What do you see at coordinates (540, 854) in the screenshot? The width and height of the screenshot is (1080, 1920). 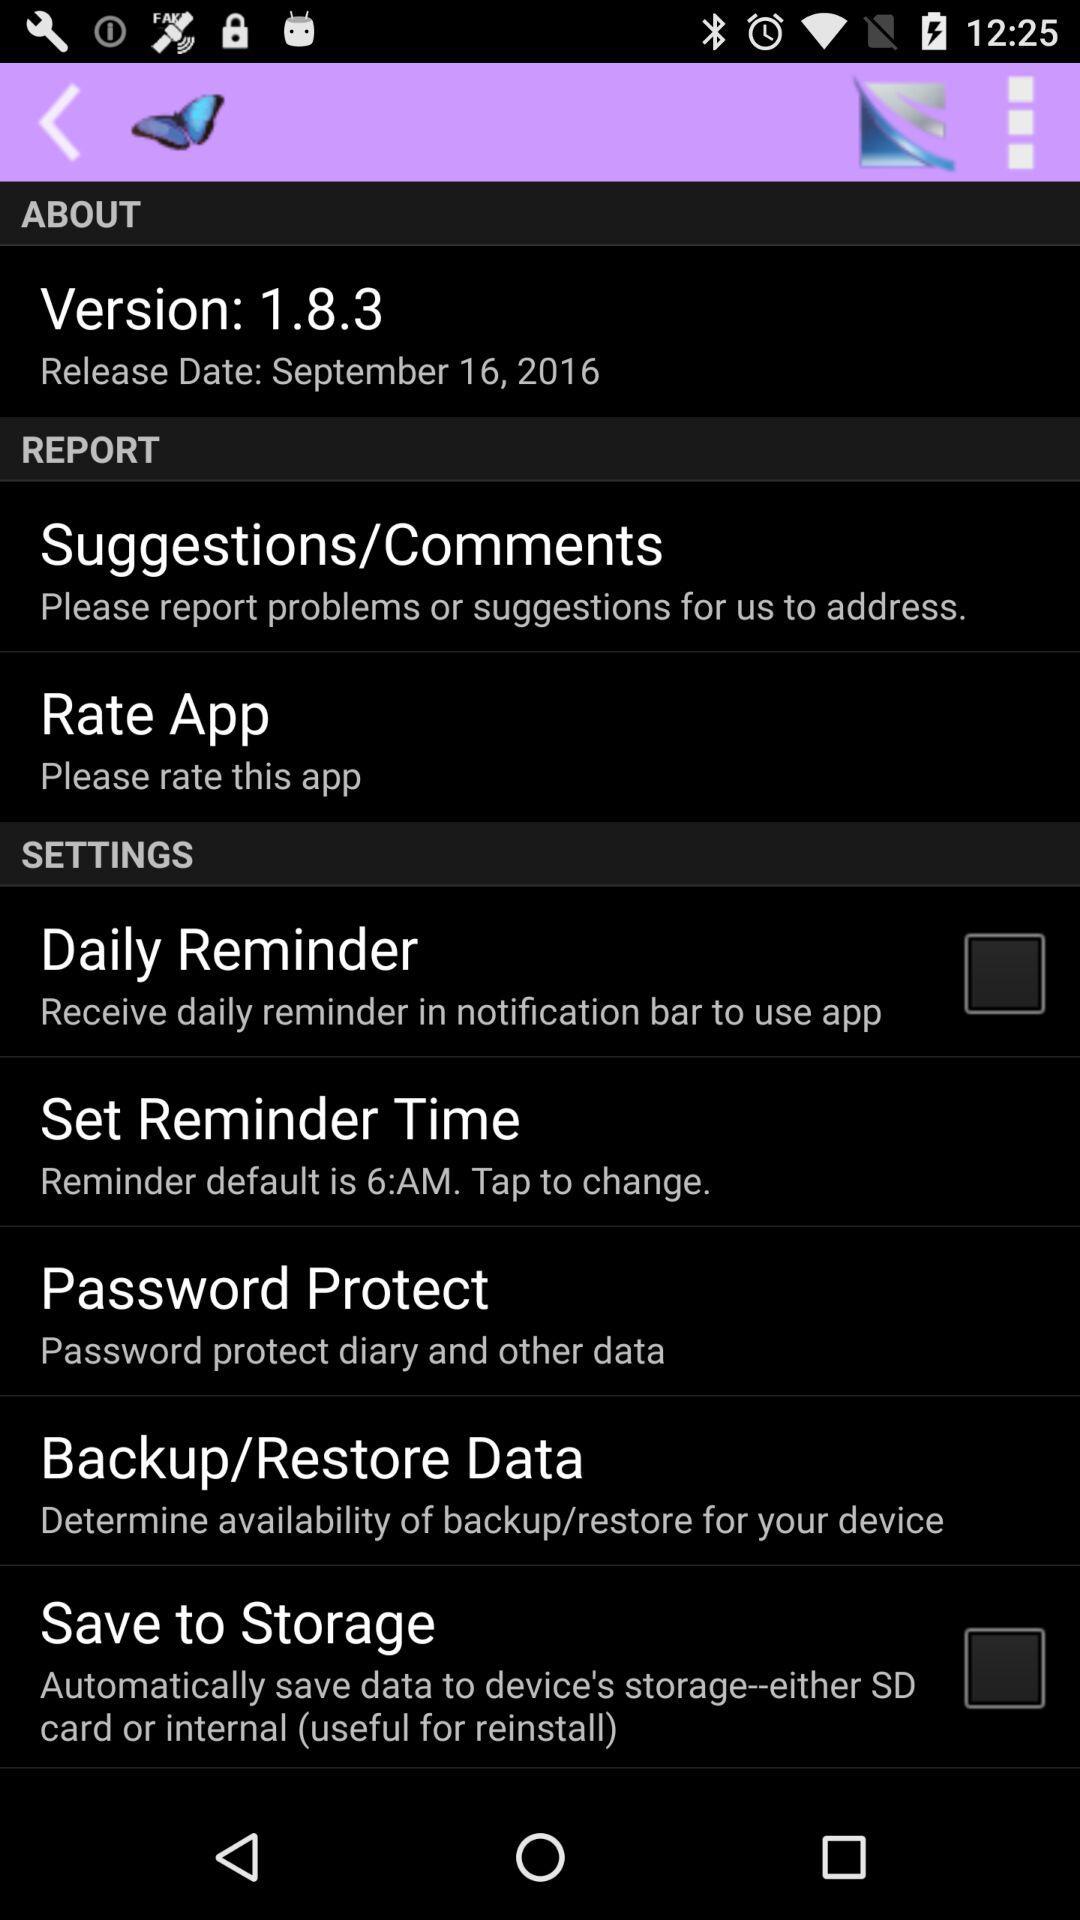 I see `item above the daily reminder` at bounding box center [540, 854].